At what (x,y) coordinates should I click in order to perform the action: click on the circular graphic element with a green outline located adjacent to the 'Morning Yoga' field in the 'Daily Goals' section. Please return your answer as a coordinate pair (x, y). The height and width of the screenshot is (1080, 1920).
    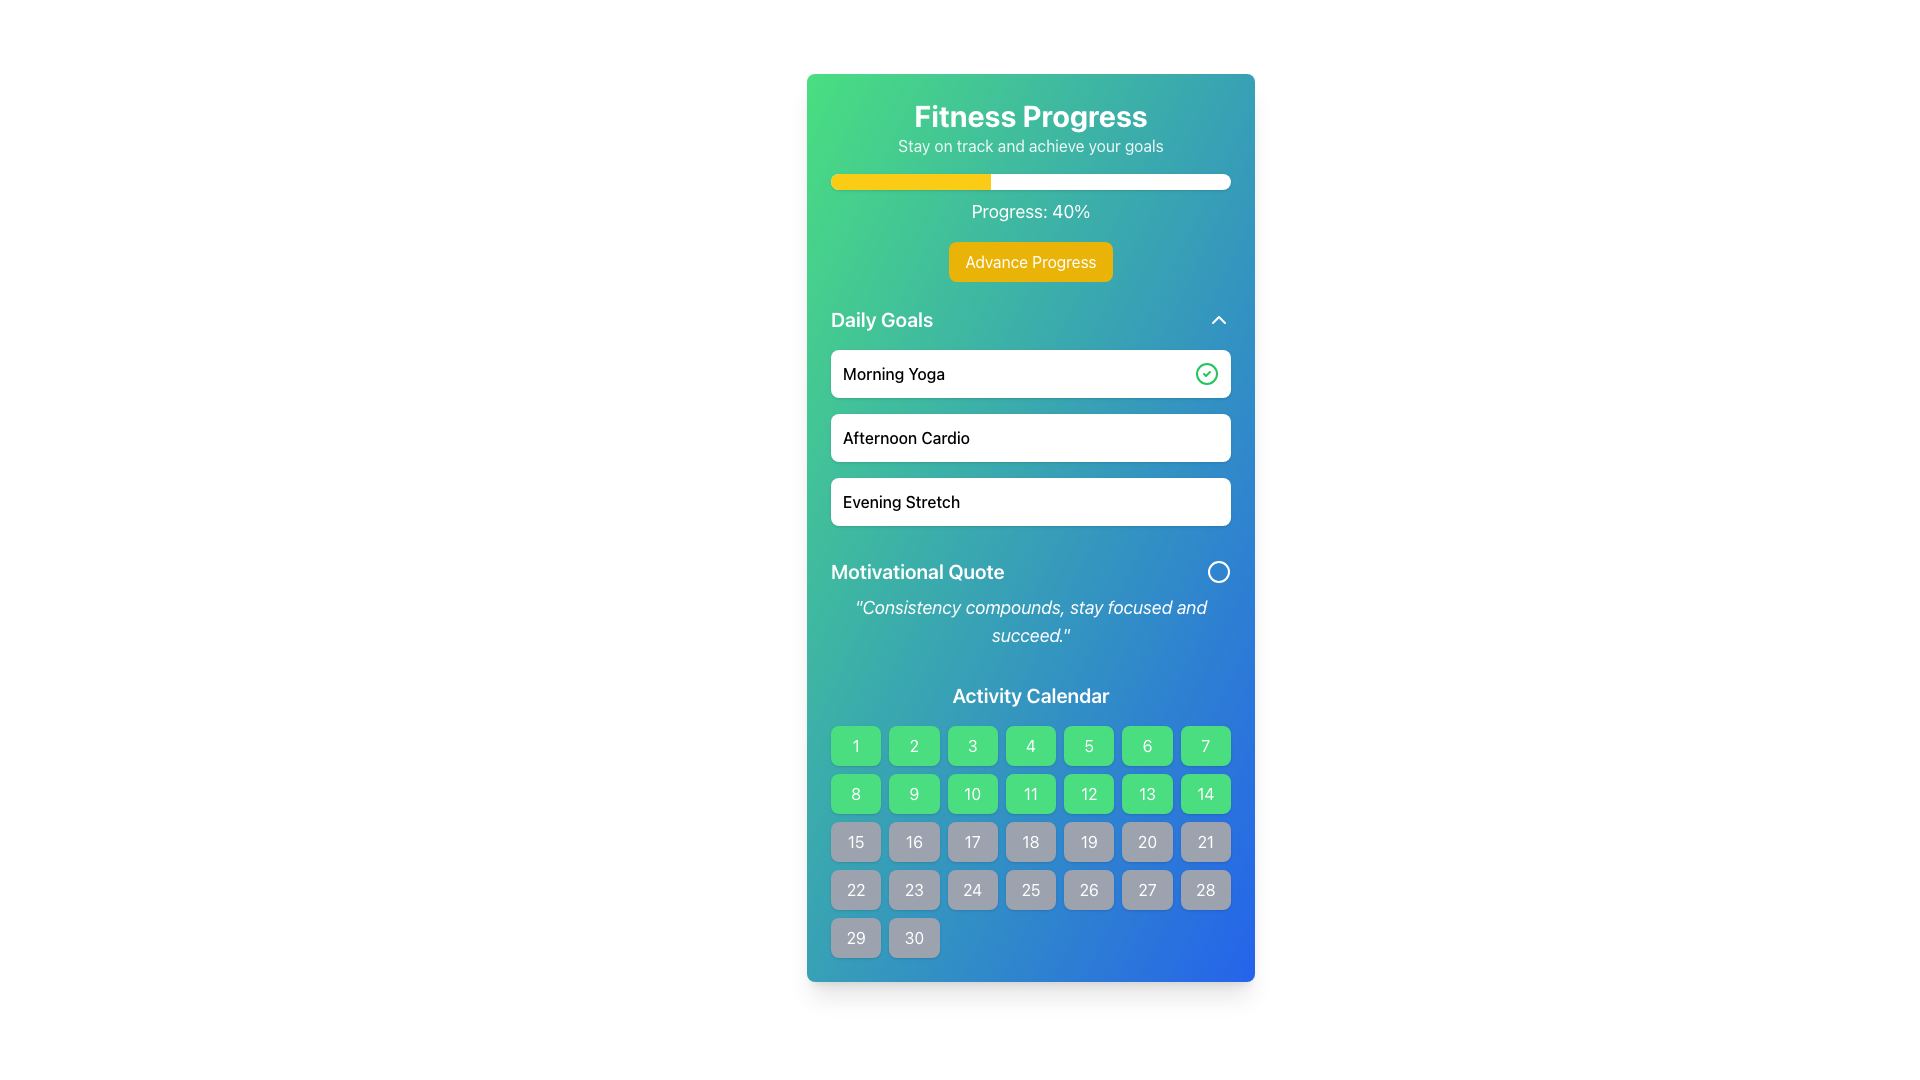
    Looking at the image, I should click on (1205, 374).